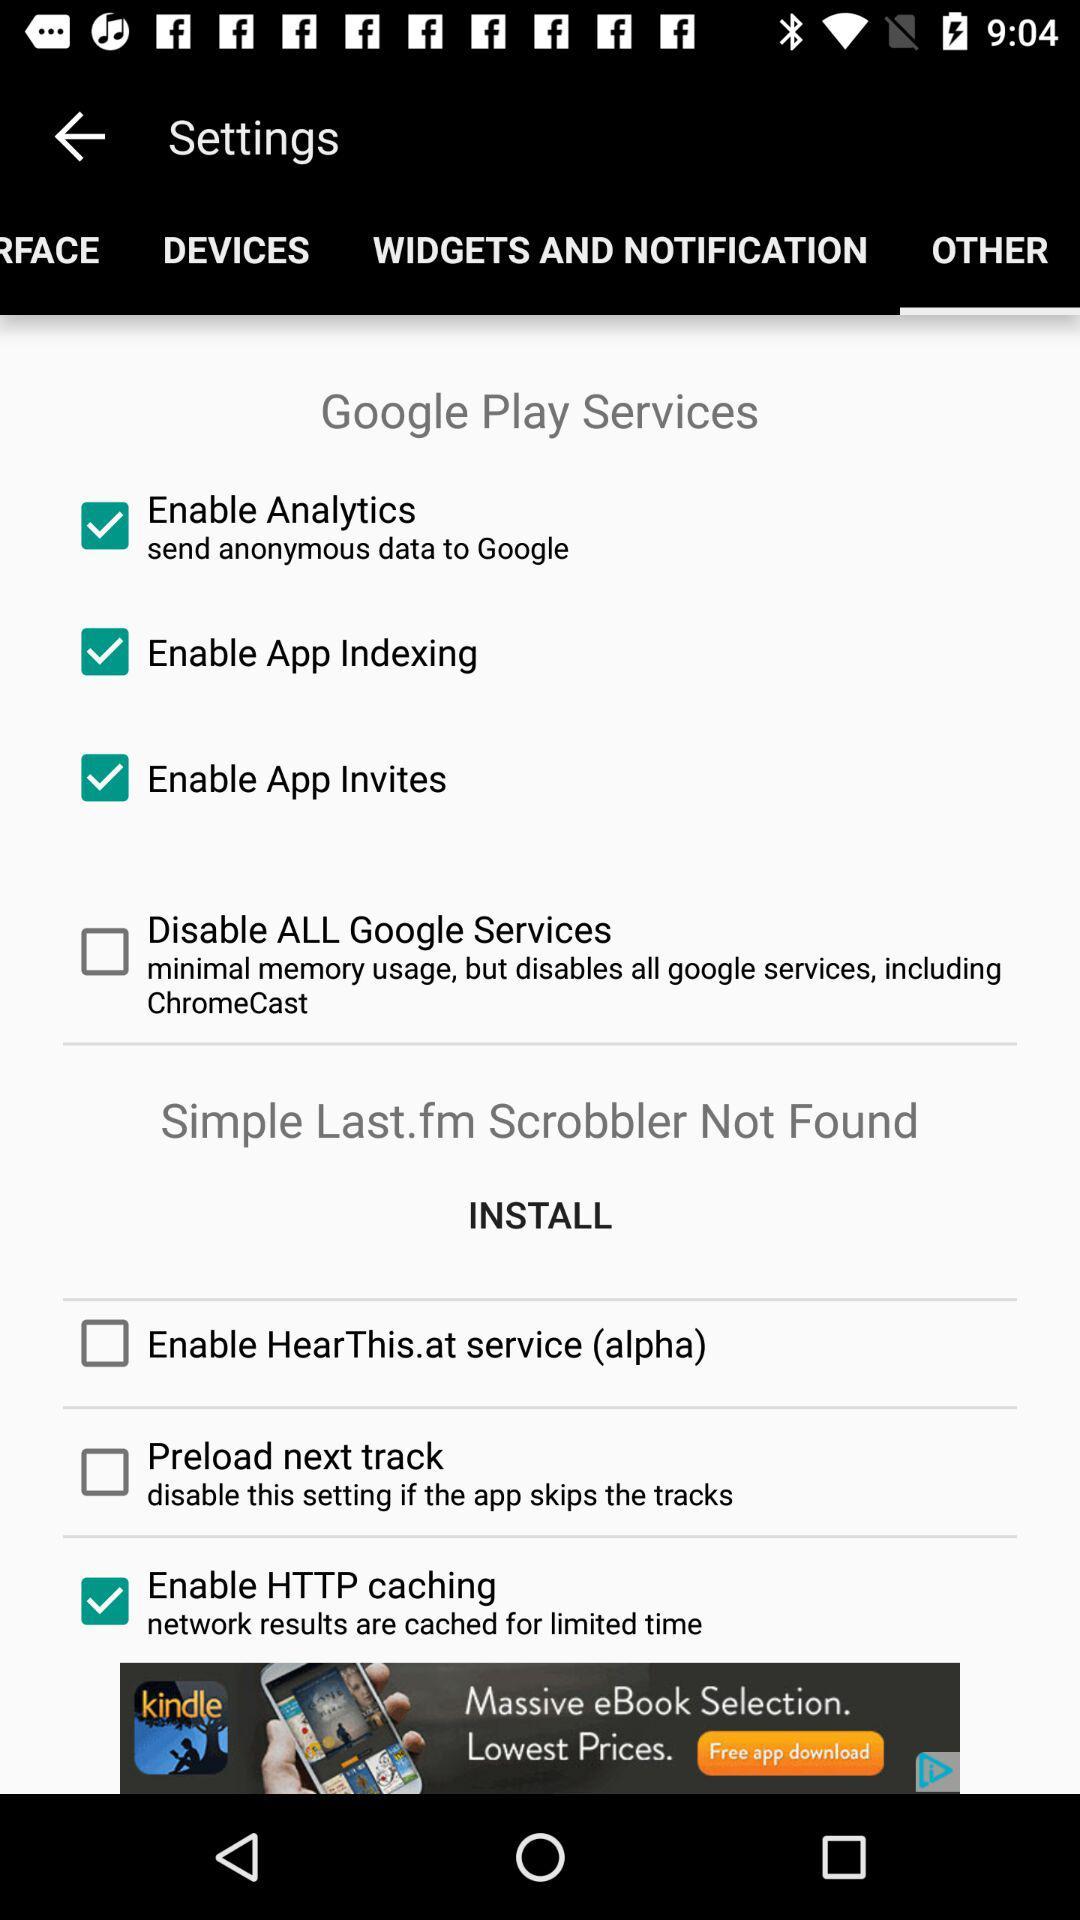 This screenshot has height=1920, width=1080. What do you see at coordinates (540, 951) in the screenshot?
I see `check the box of disable all google services` at bounding box center [540, 951].